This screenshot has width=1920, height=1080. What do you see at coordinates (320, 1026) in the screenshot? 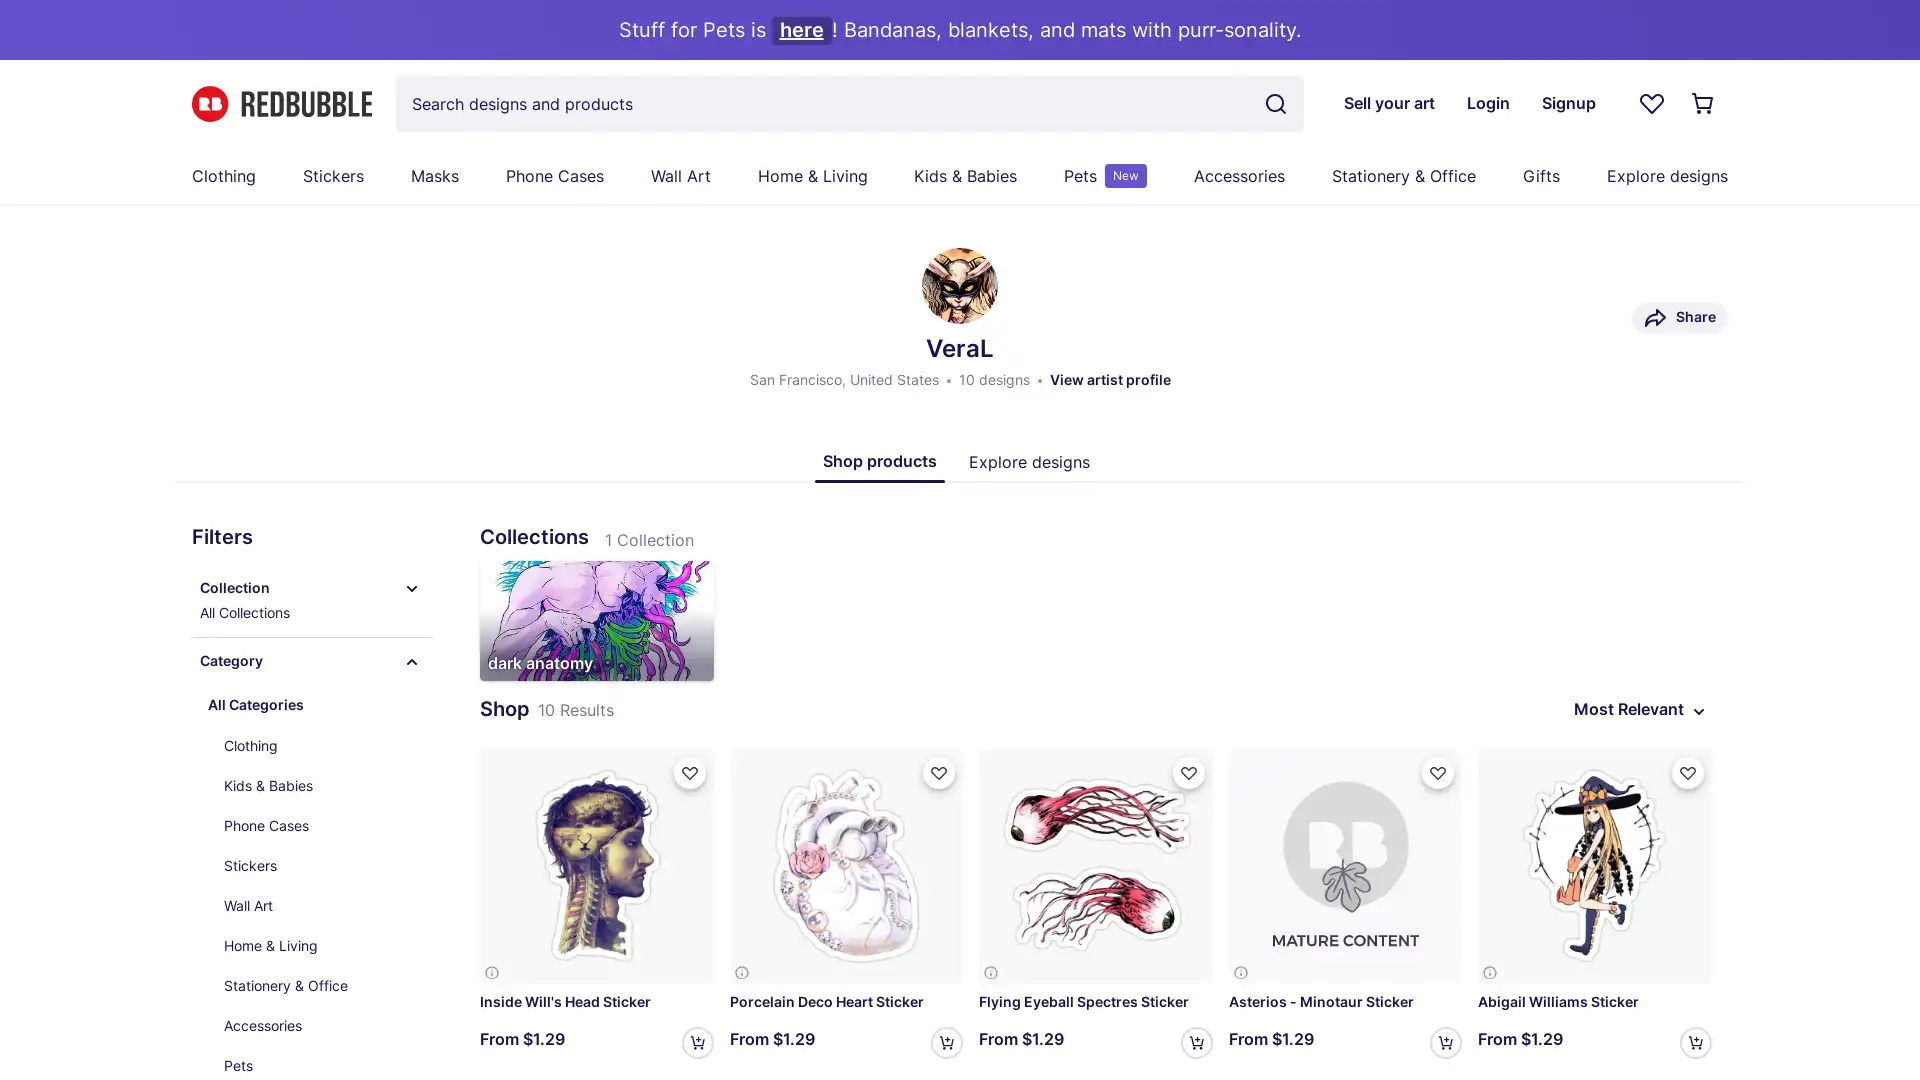
I see `Accessories` at bounding box center [320, 1026].